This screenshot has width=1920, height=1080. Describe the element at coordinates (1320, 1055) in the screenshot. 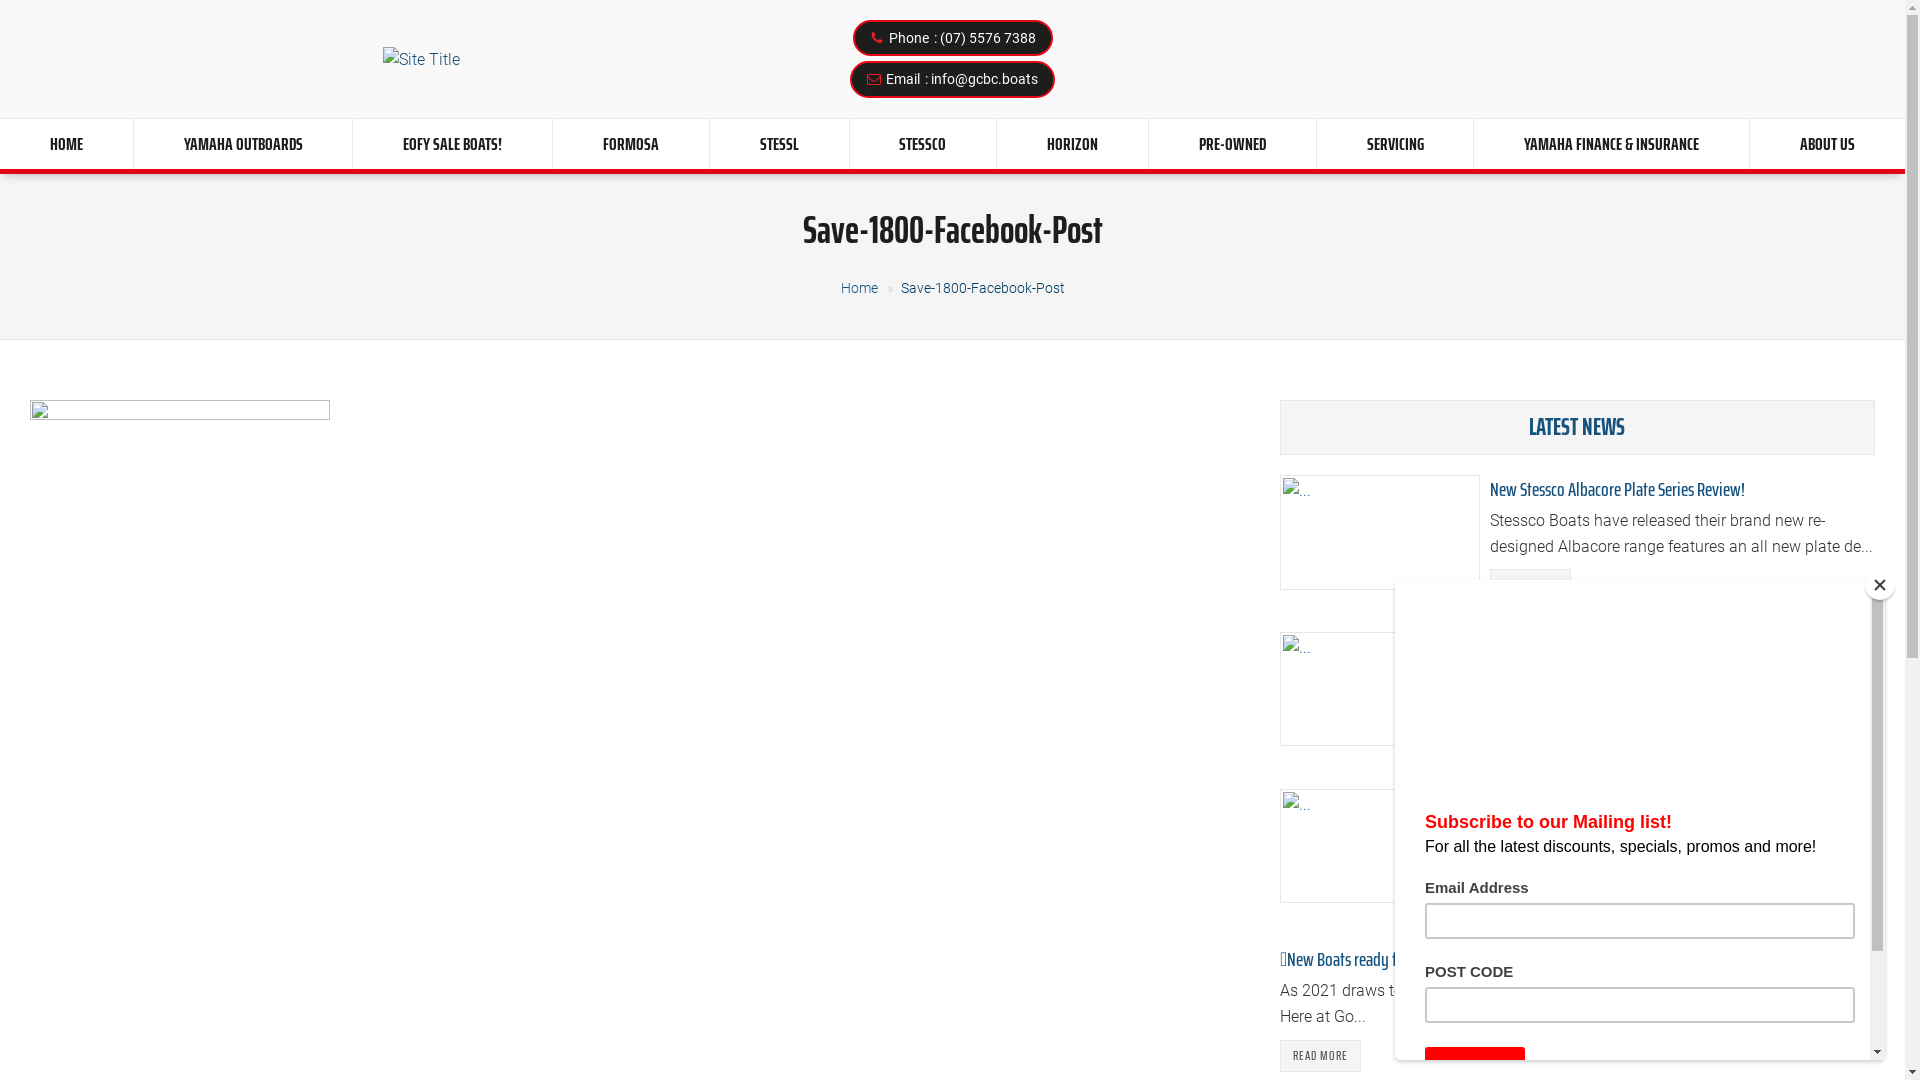

I see `'READ MORE'` at that location.